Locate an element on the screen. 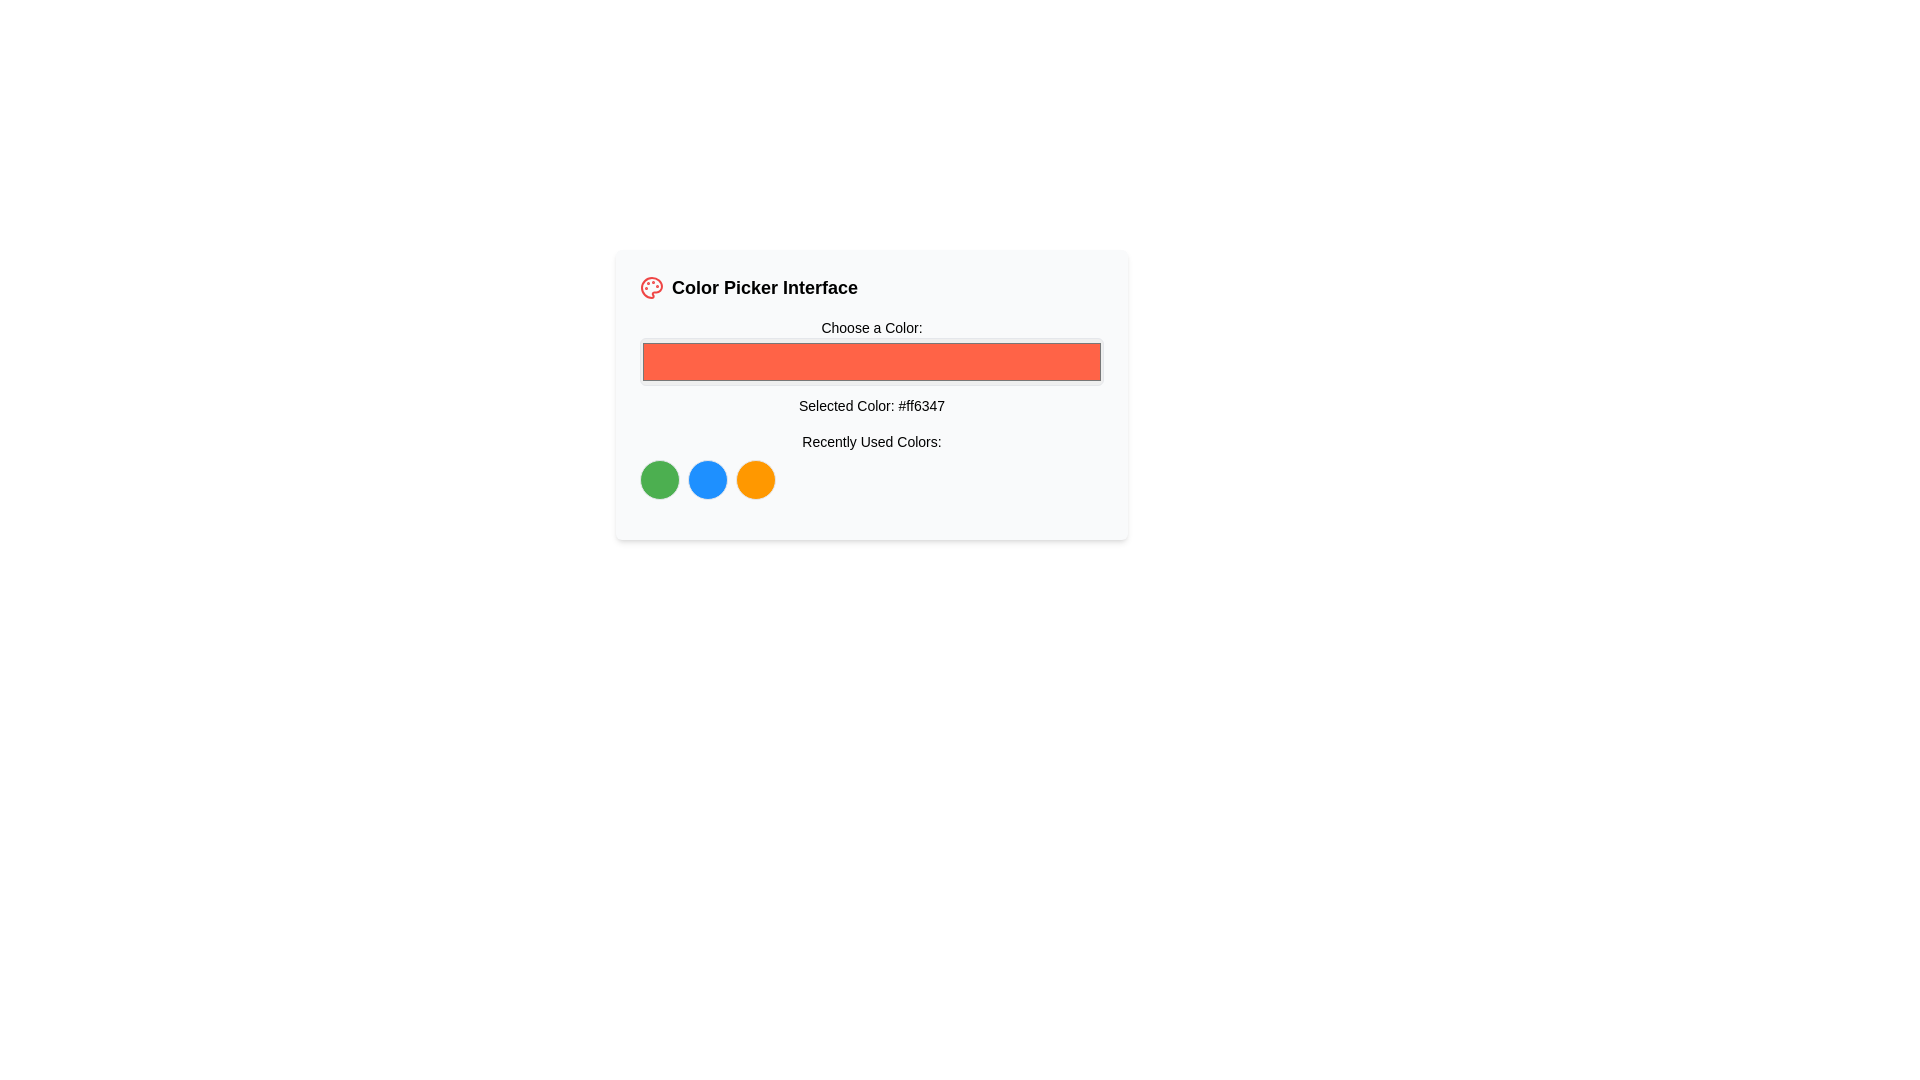  the informative Text label that denotes recently used colors, located in the bottom section of the 'Color Picker Interface' module, below the 'Selected Color' label is located at coordinates (872, 441).